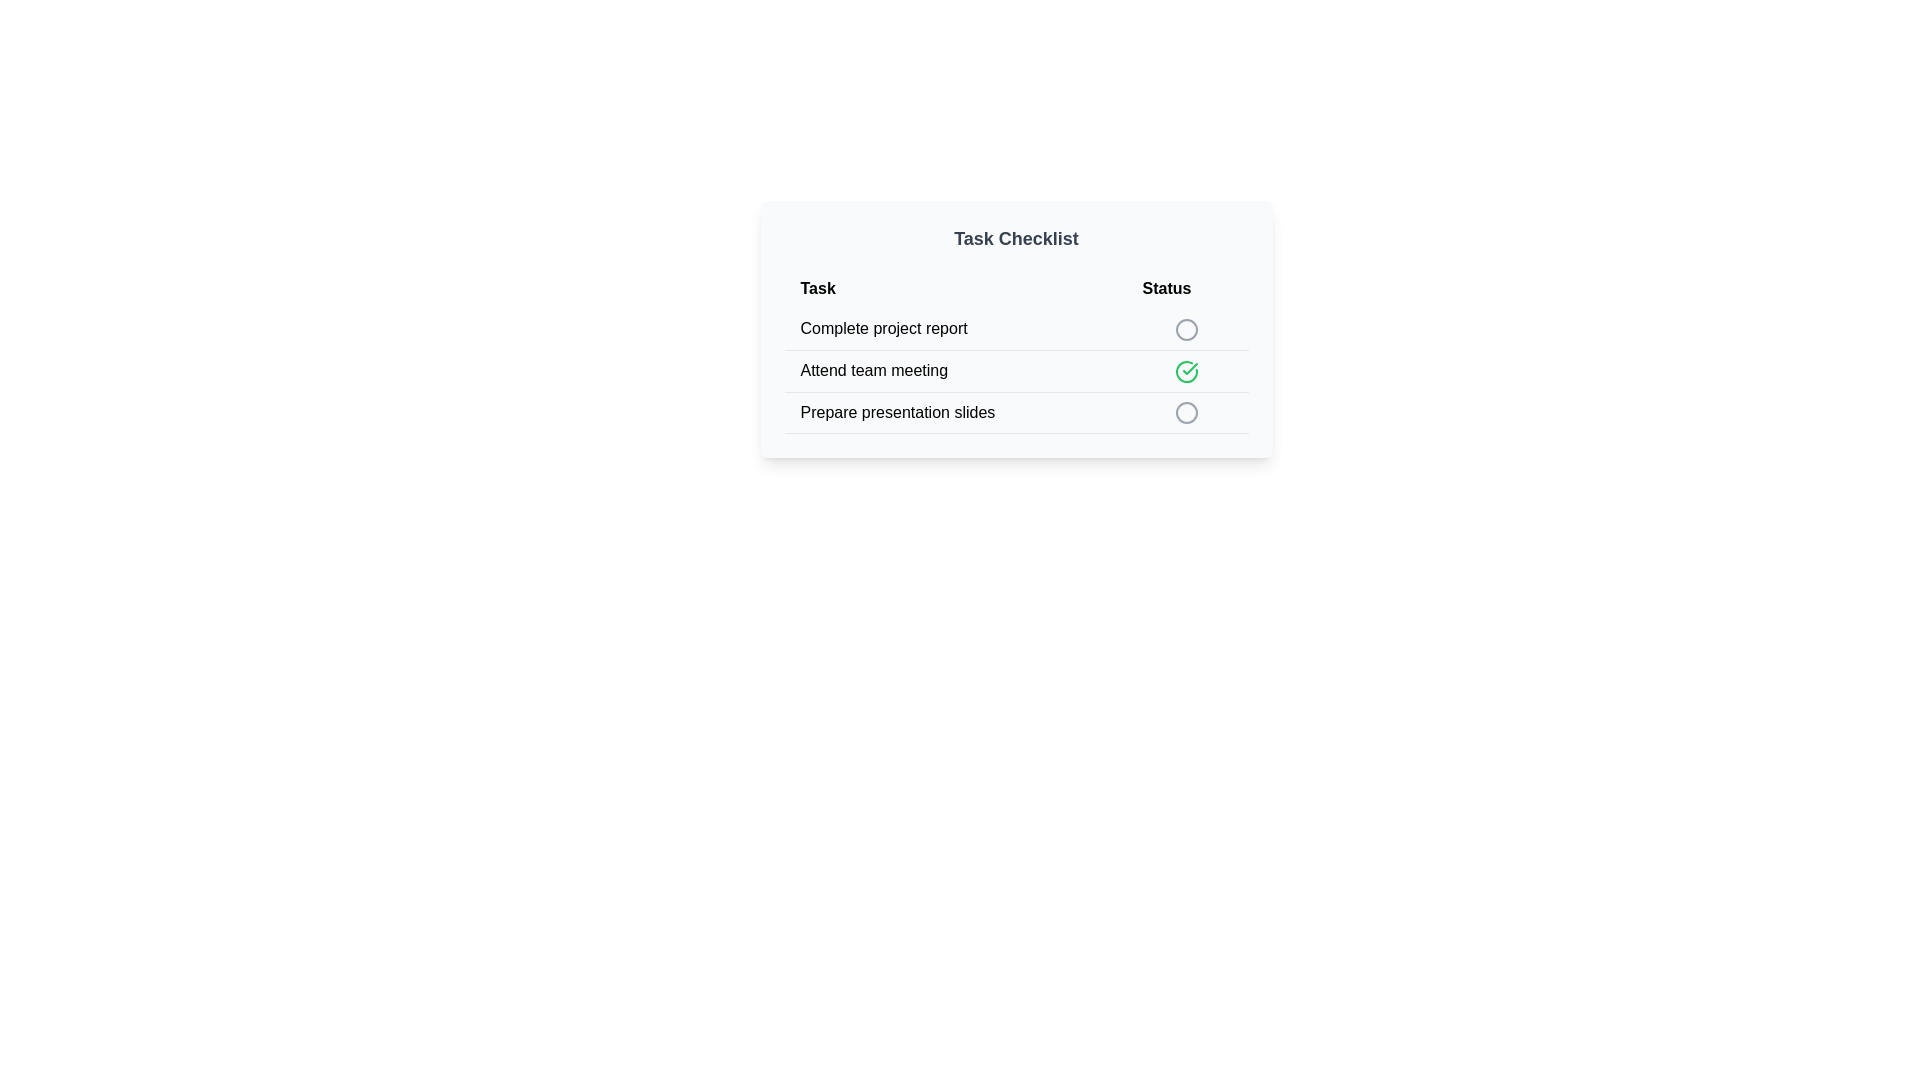  What do you see at coordinates (1187, 328) in the screenshot?
I see `the status indicator icon for the task 'Complete project report'` at bounding box center [1187, 328].